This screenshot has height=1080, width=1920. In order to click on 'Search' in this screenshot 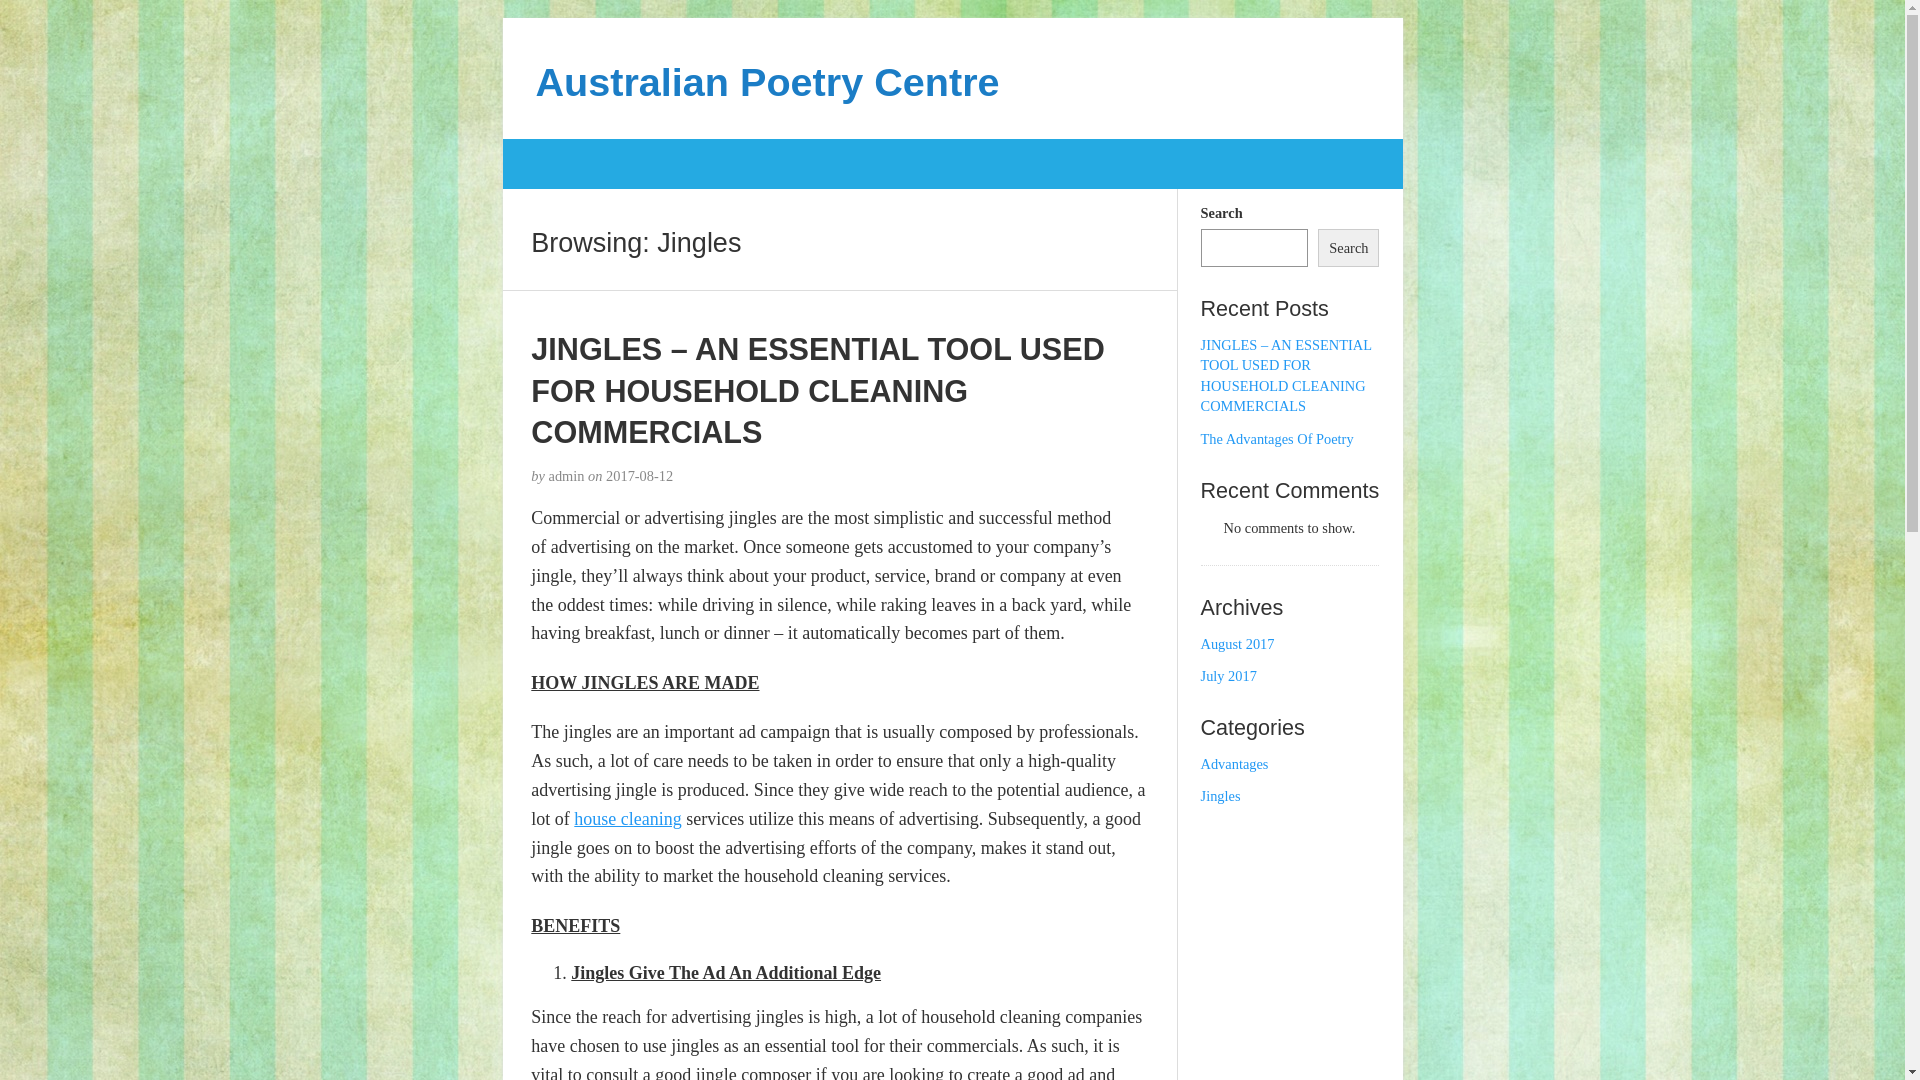, I will do `click(1348, 247)`.